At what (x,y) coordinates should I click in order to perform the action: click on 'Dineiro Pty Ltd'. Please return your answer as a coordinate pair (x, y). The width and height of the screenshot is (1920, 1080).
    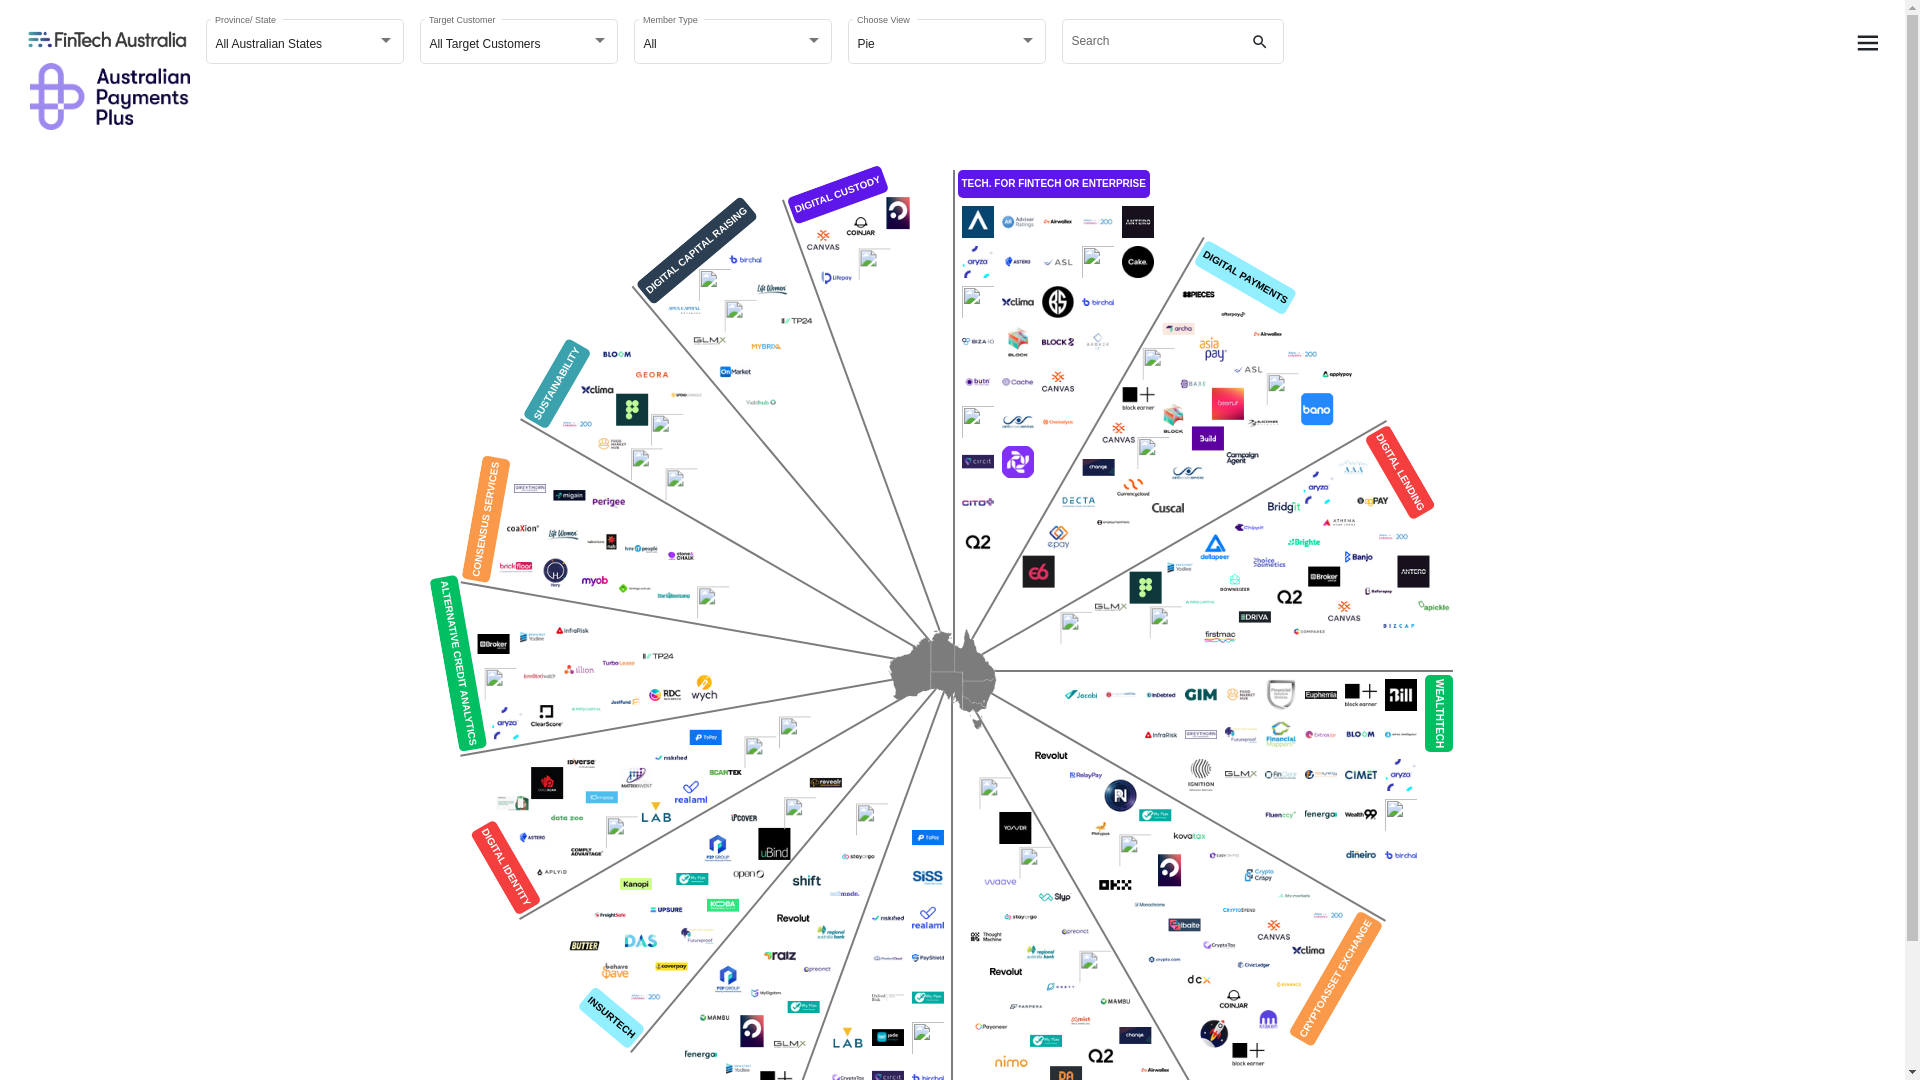
    Looking at the image, I should click on (1359, 855).